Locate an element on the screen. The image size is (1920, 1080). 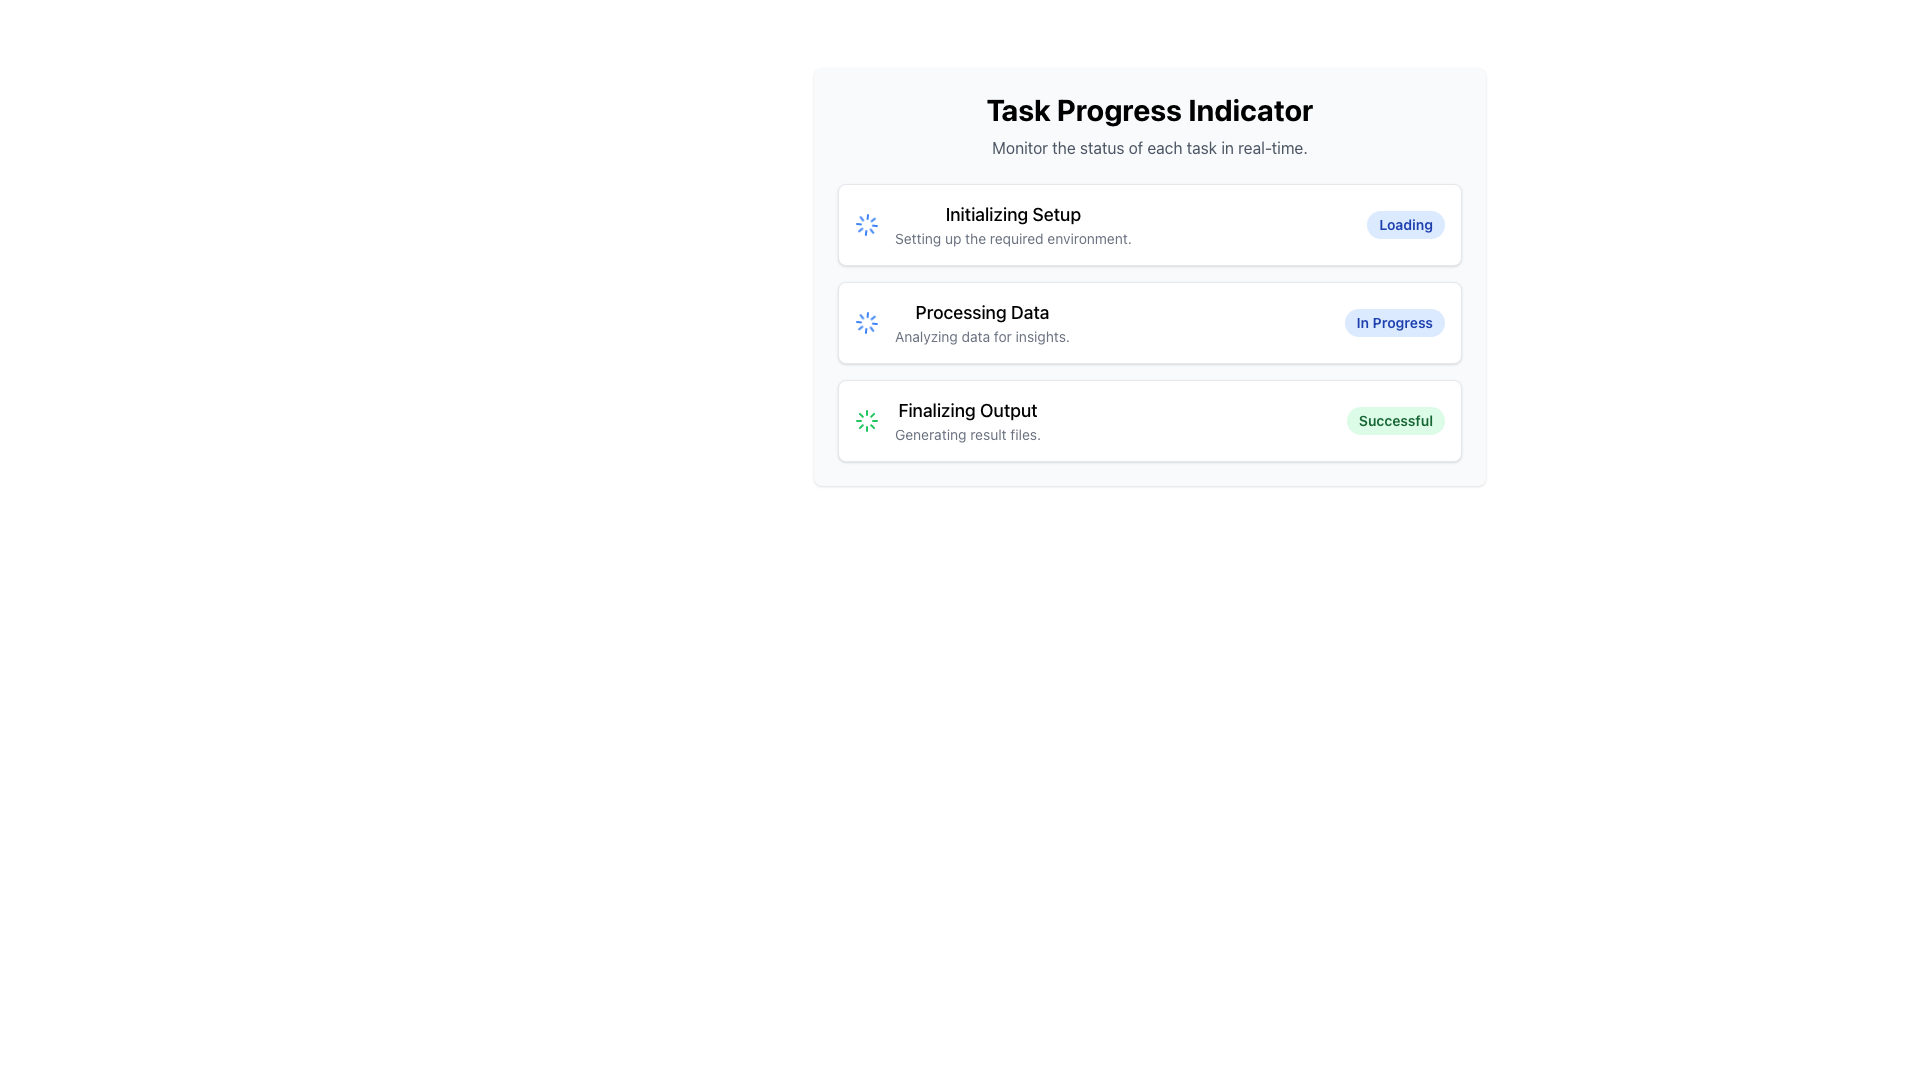
the Status indicator displaying 'Processing Data' within the Task Progress Indicator section, located between 'Initializing Setup' and 'Finalizing Output' is located at coordinates (982, 322).